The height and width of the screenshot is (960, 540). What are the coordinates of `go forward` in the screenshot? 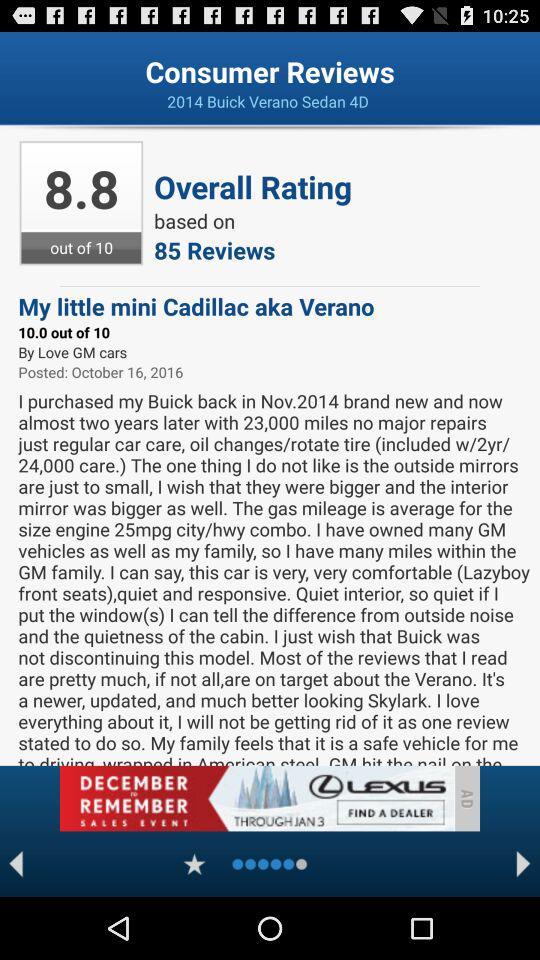 It's located at (523, 863).